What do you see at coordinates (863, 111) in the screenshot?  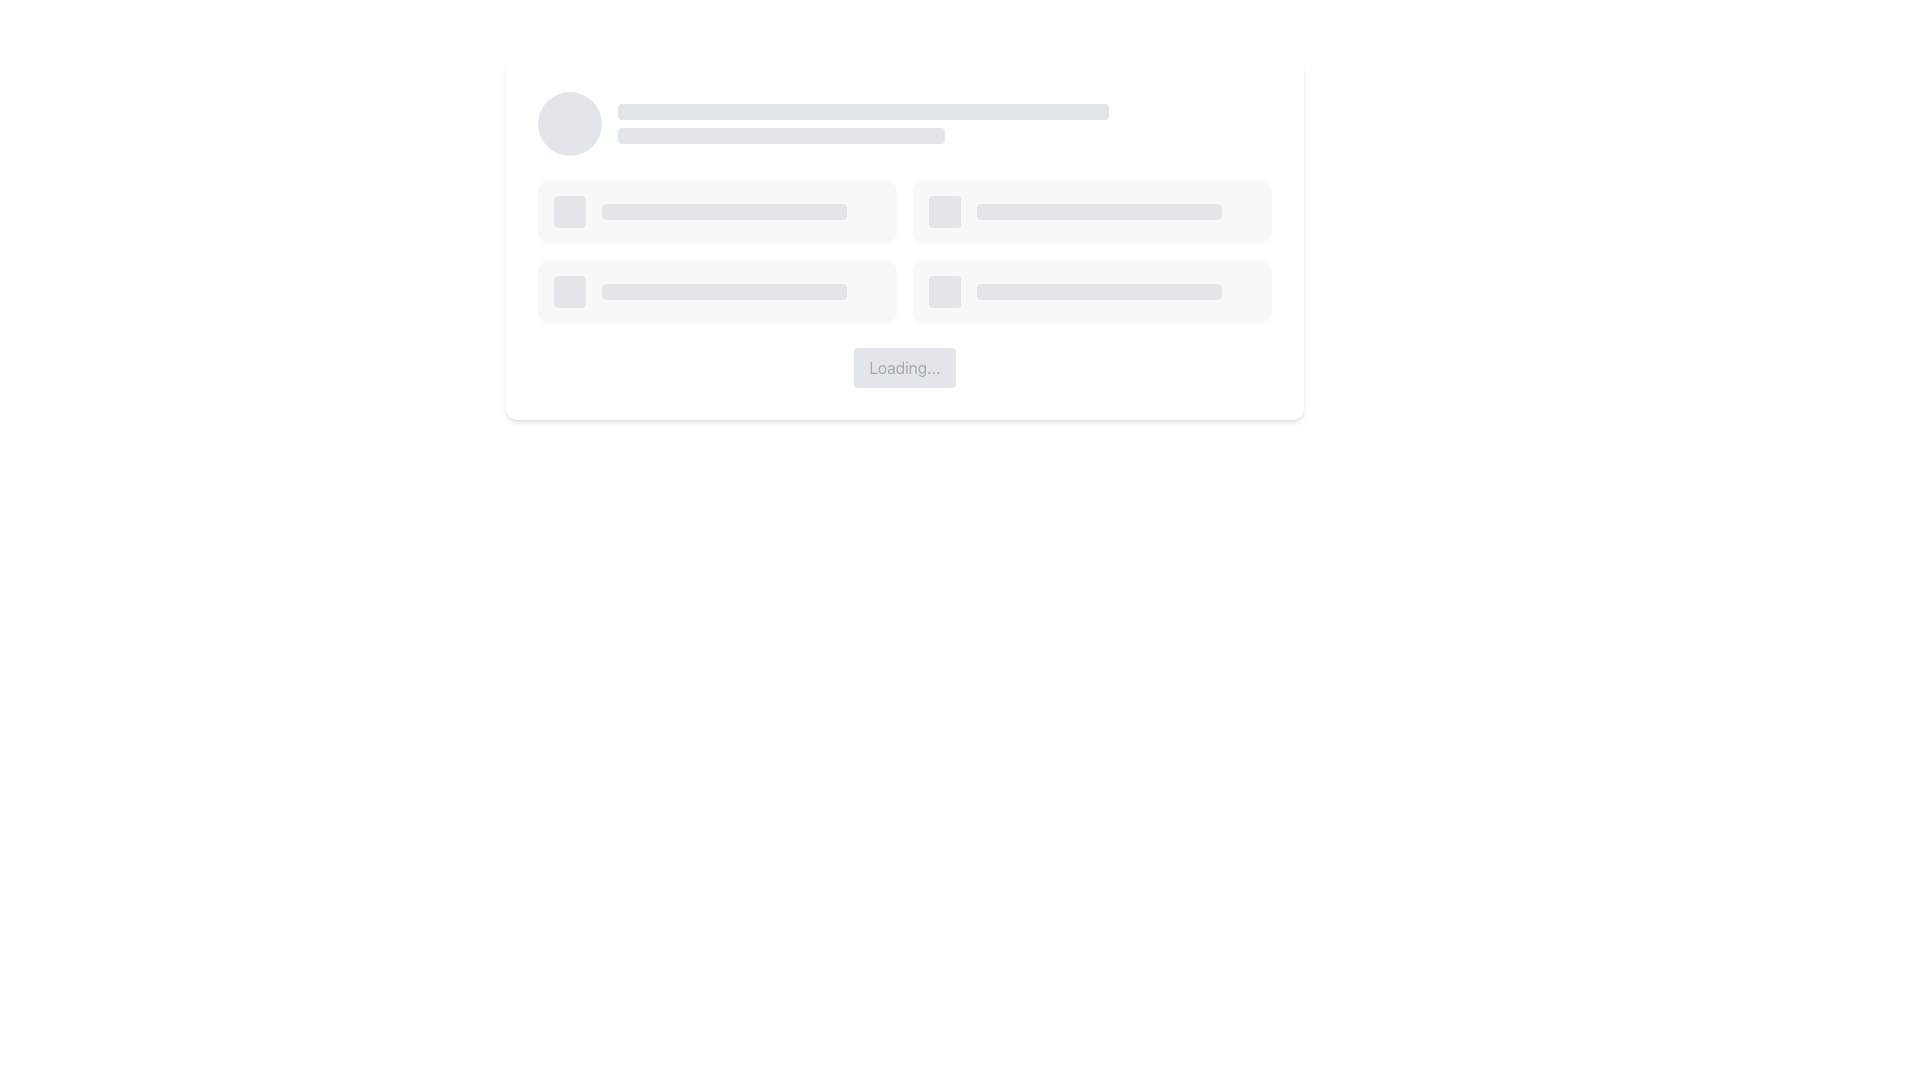 I see `the Skeleton Loader element, which serves as a placeholder indicating that loading is in progress and is positioned at the top left of the vertical stack layout` at bounding box center [863, 111].